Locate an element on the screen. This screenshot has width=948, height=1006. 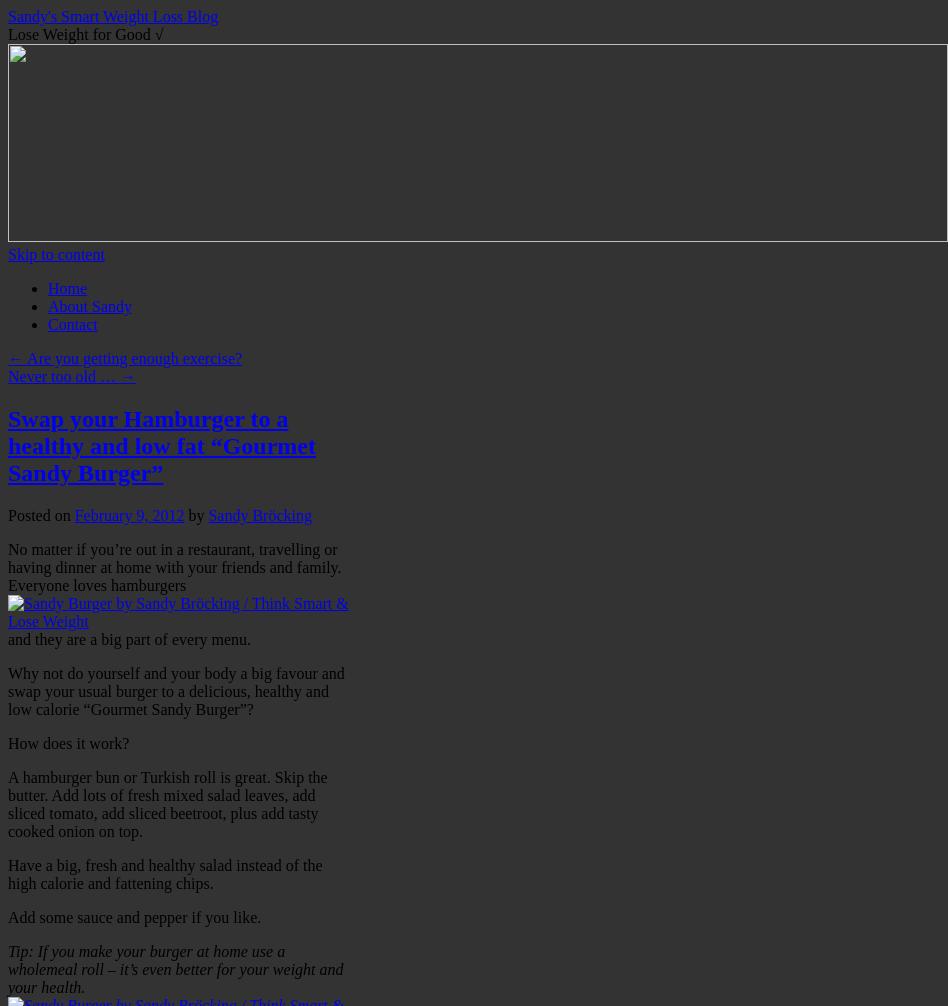
'Tip: If you make your burger at home use a wholemeal roll – it’s even better for your weight and your health.' is located at coordinates (174, 967).